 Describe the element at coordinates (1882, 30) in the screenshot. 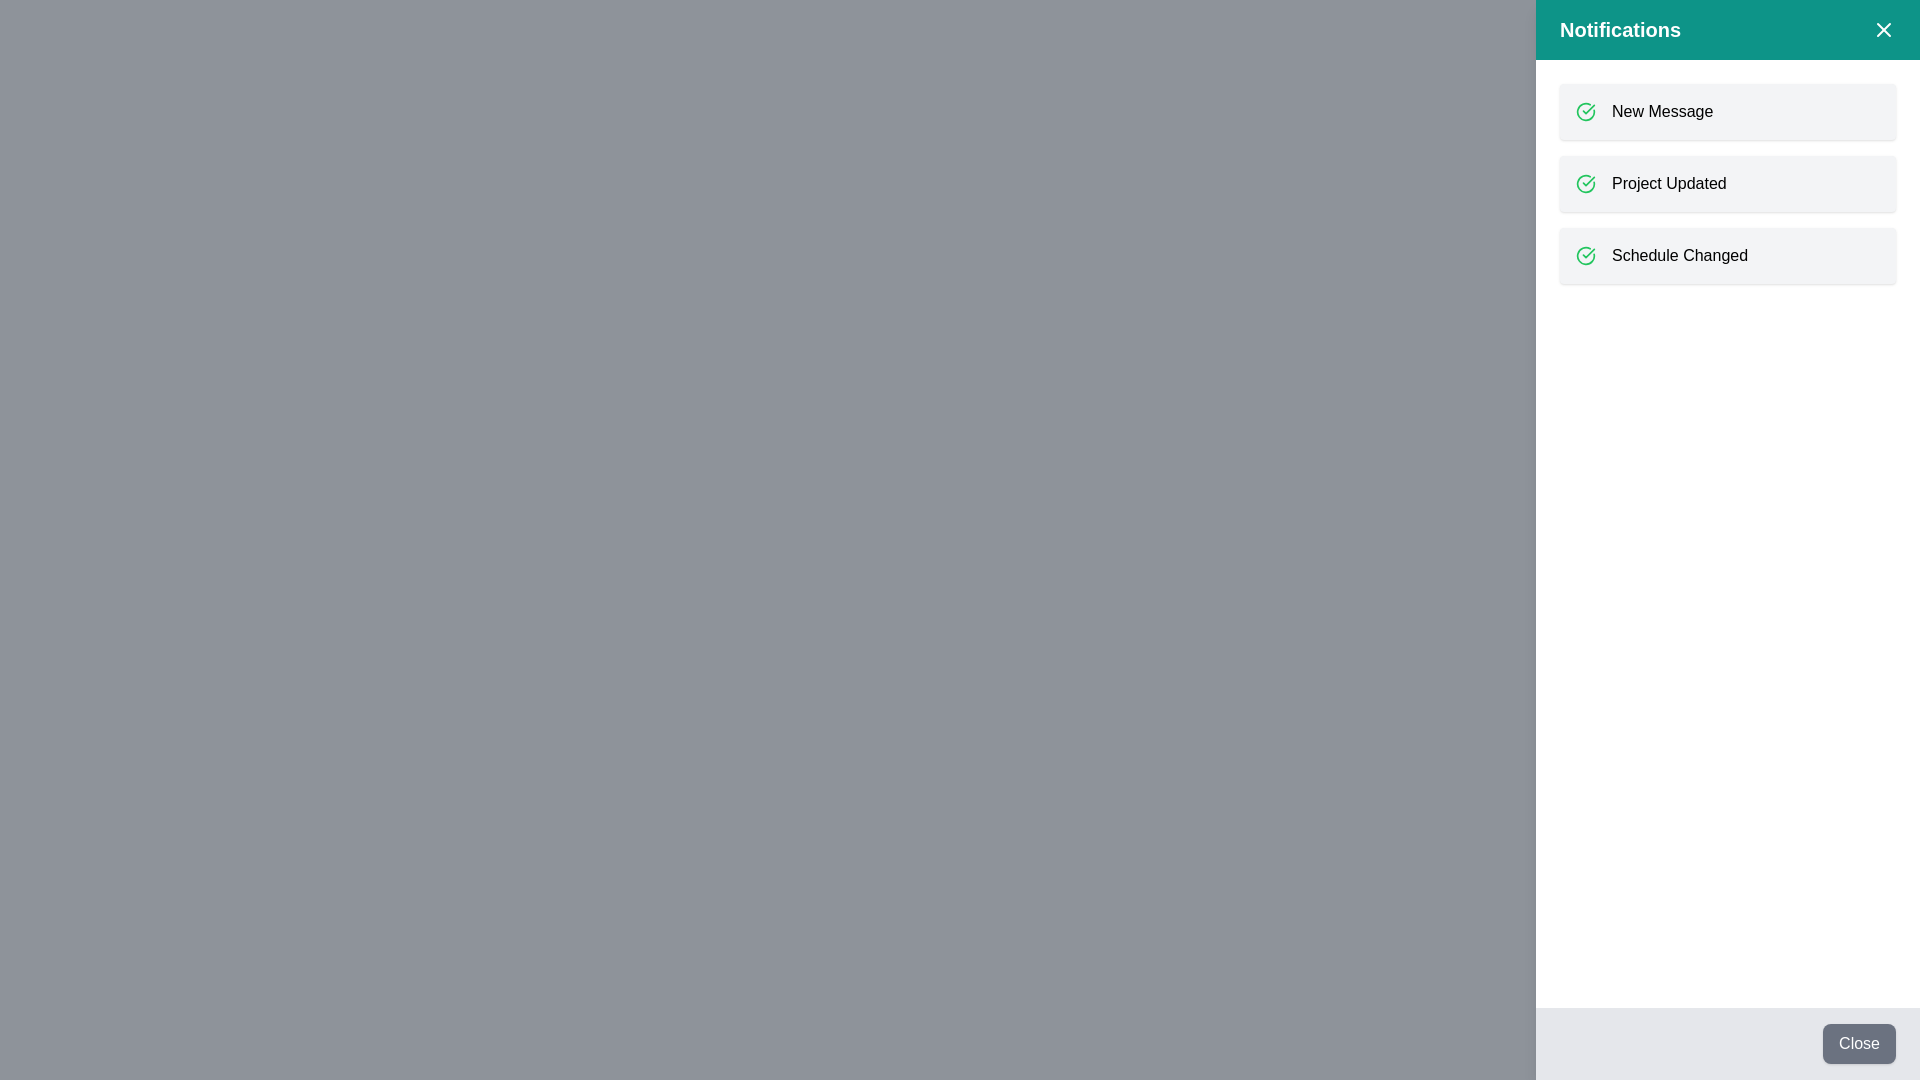

I see `the 'X' icon button located in the top-right corner of the 'Notifications' header section` at that location.